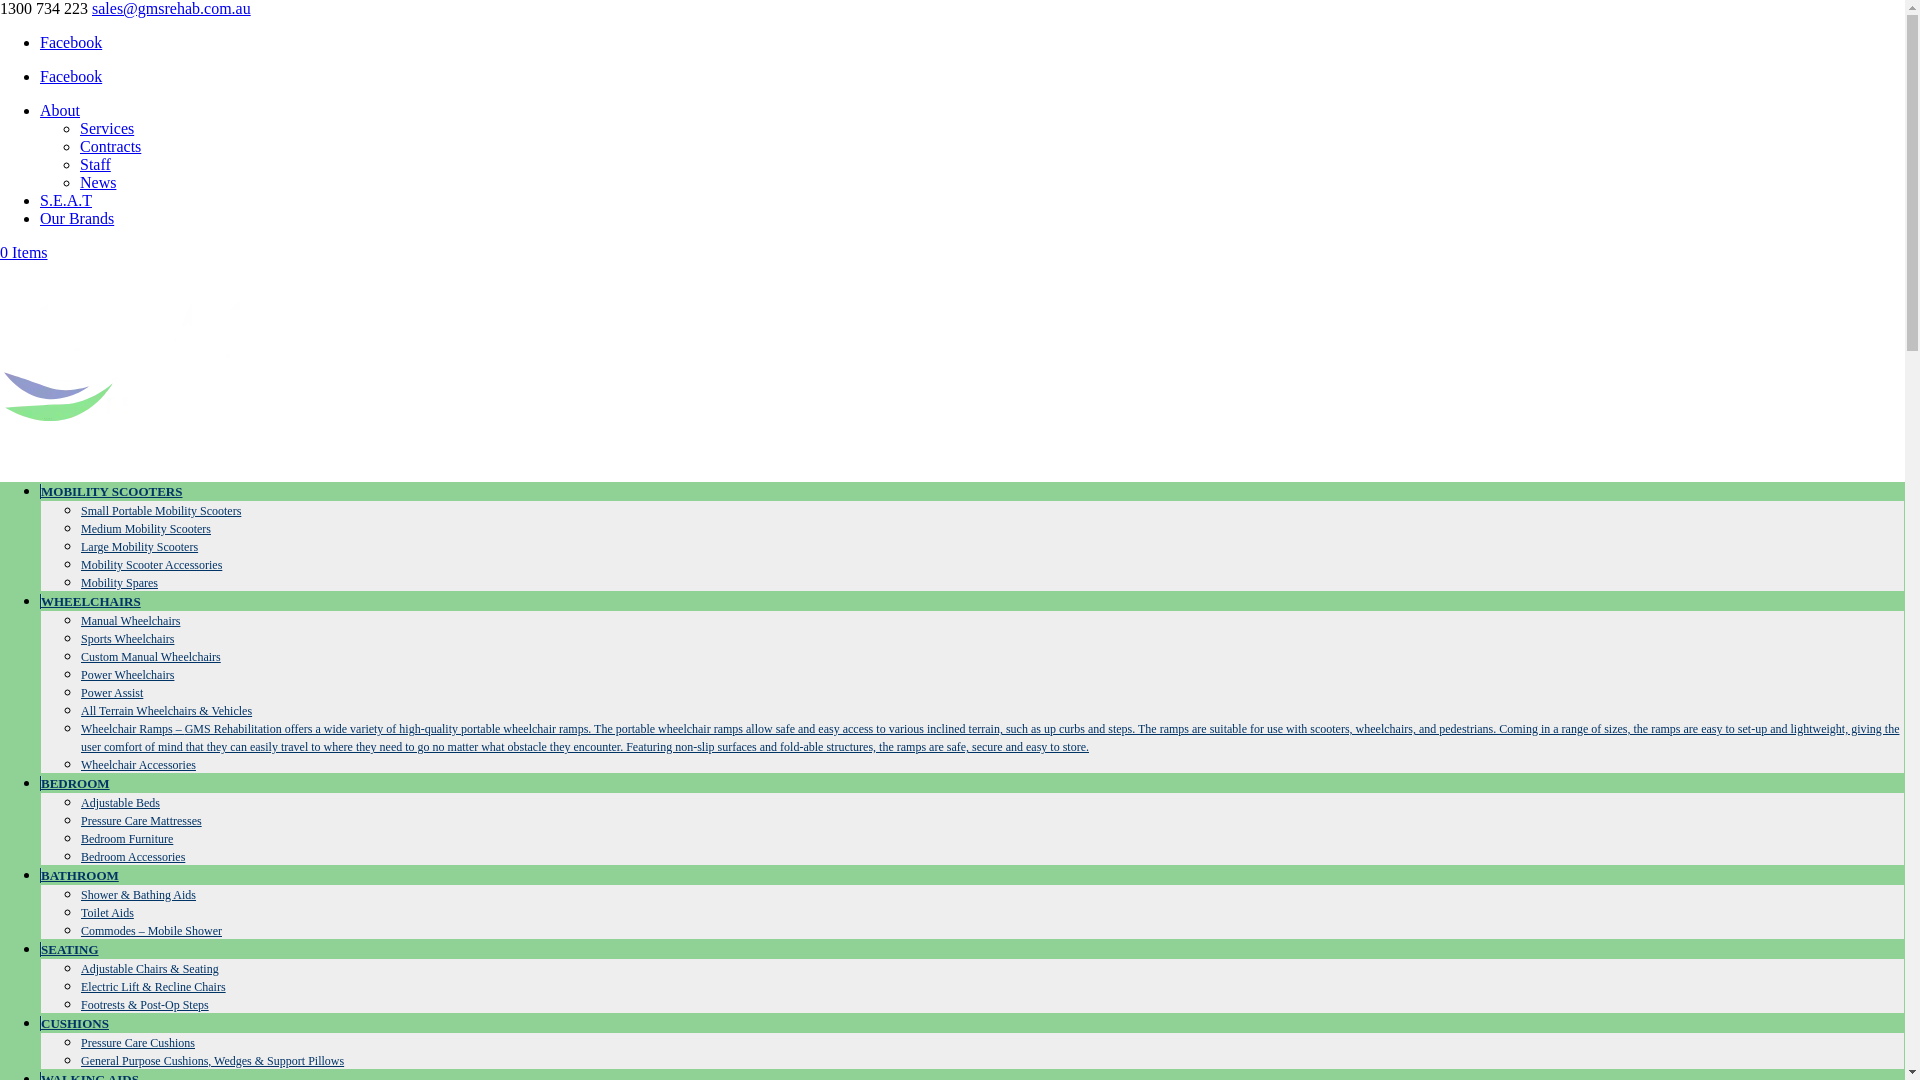  What do you see at coordinates (74, 1023) in the screenshot?
I see `'CUSHIONS'` at bounding box center [74, 1023].